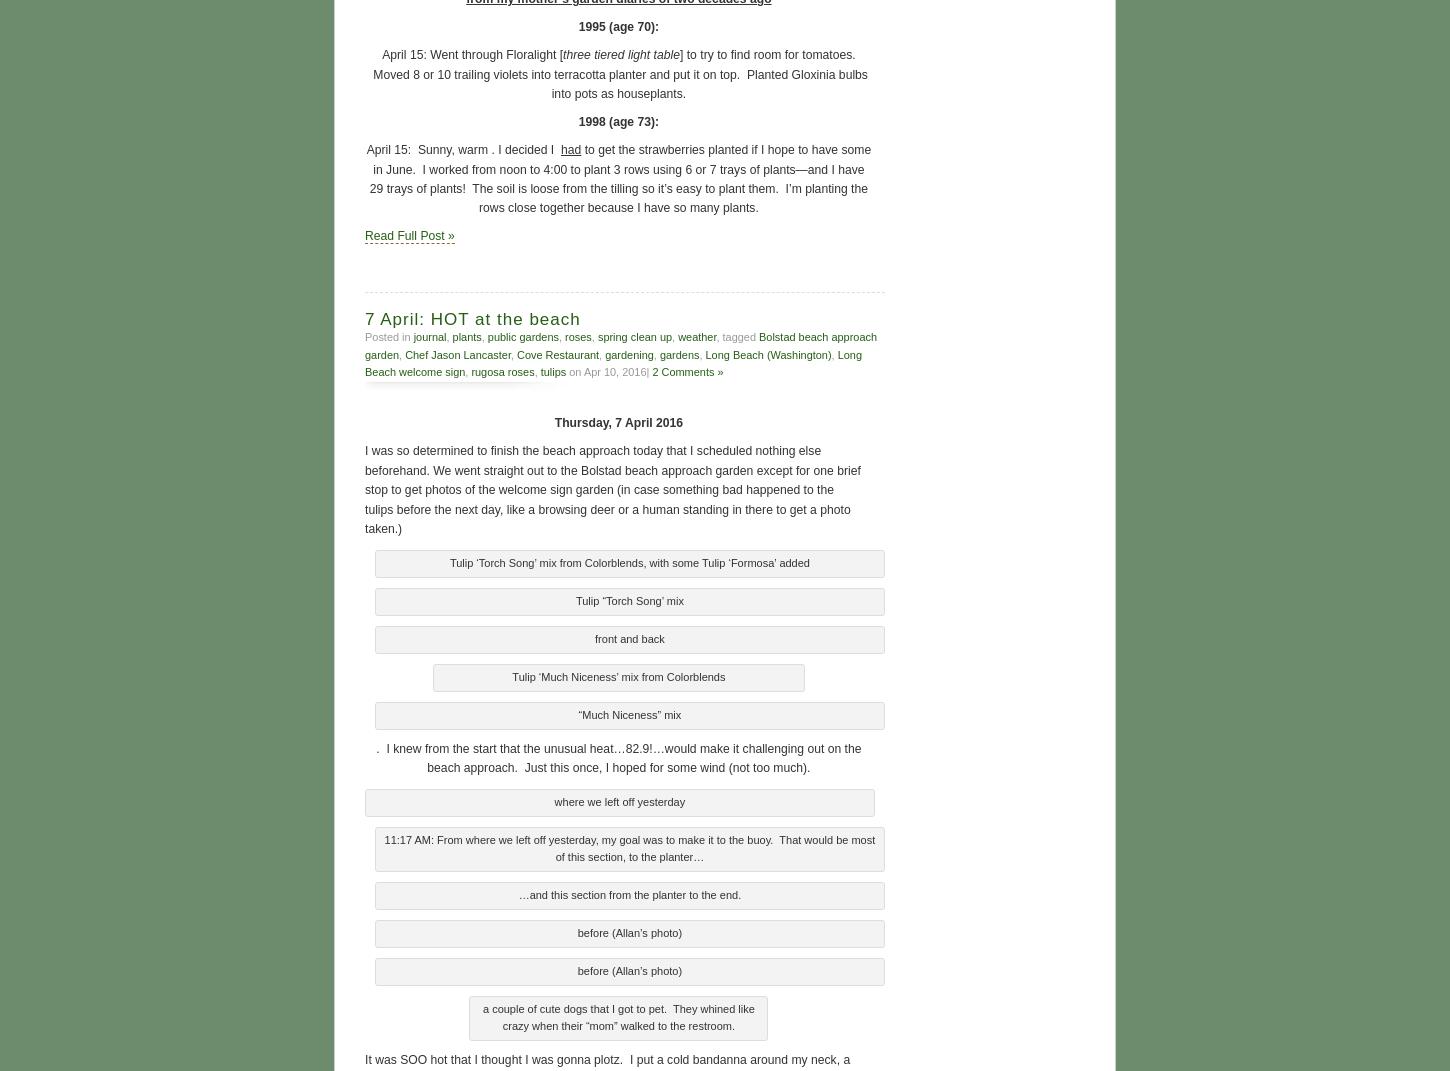 The width and height of the screenshot is (1450, 1071). Describe the element at coordinates (577, 334) in the screenshot. I see `'roses'` at that location.